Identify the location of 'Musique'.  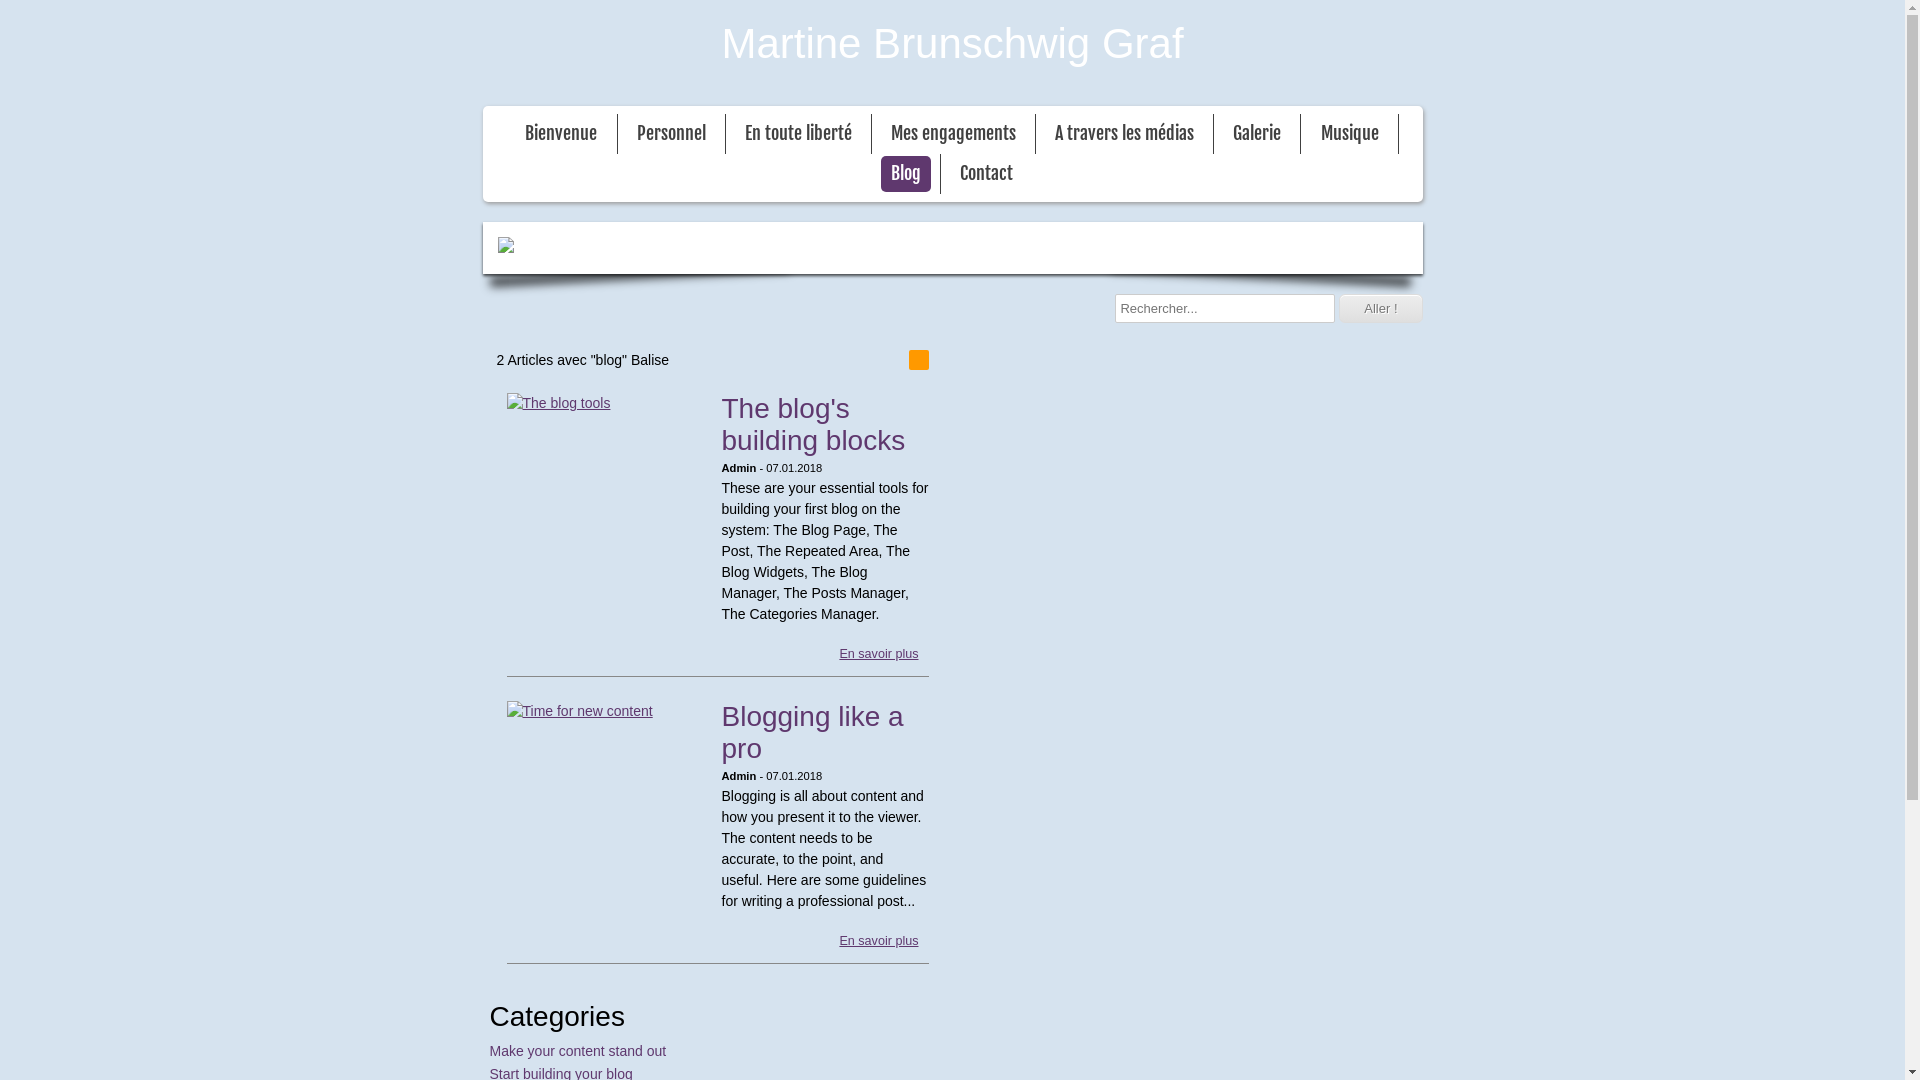
(1349, 134).